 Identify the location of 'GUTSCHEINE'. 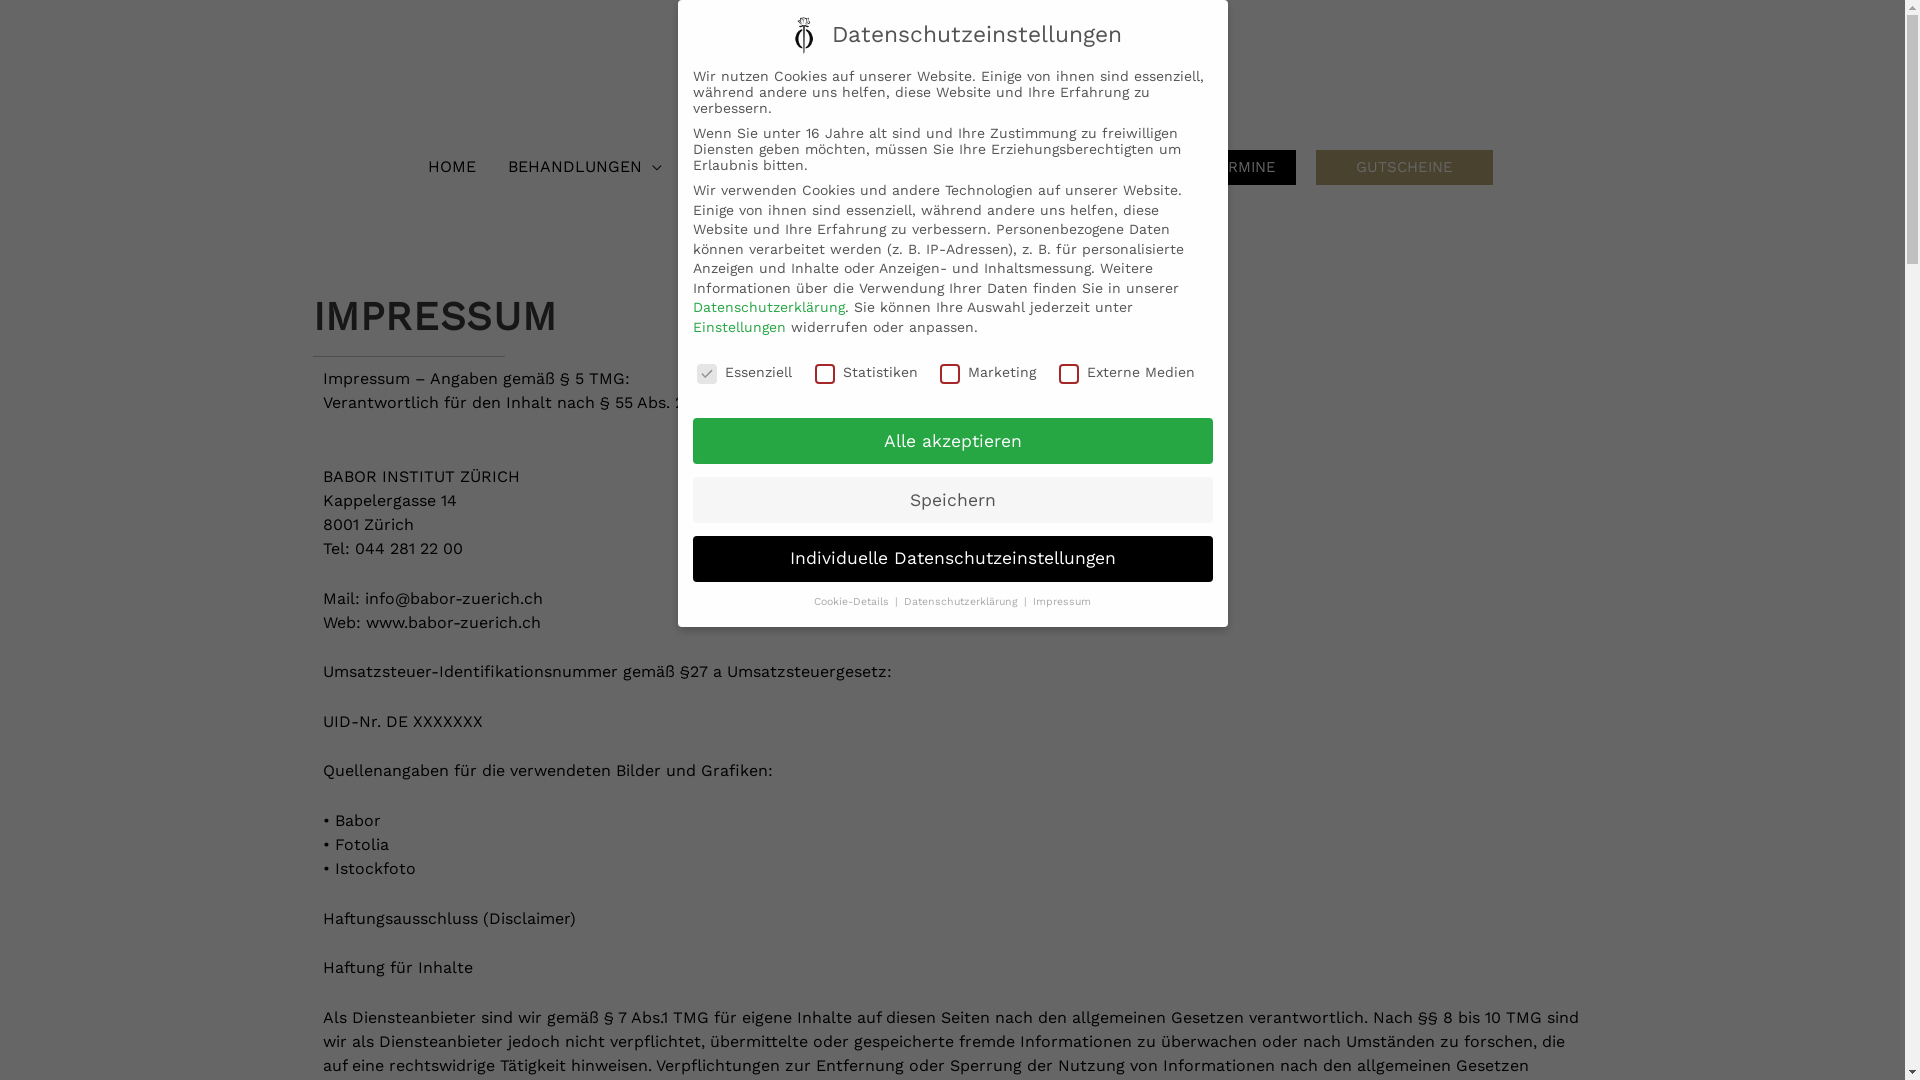
(1403, 166).